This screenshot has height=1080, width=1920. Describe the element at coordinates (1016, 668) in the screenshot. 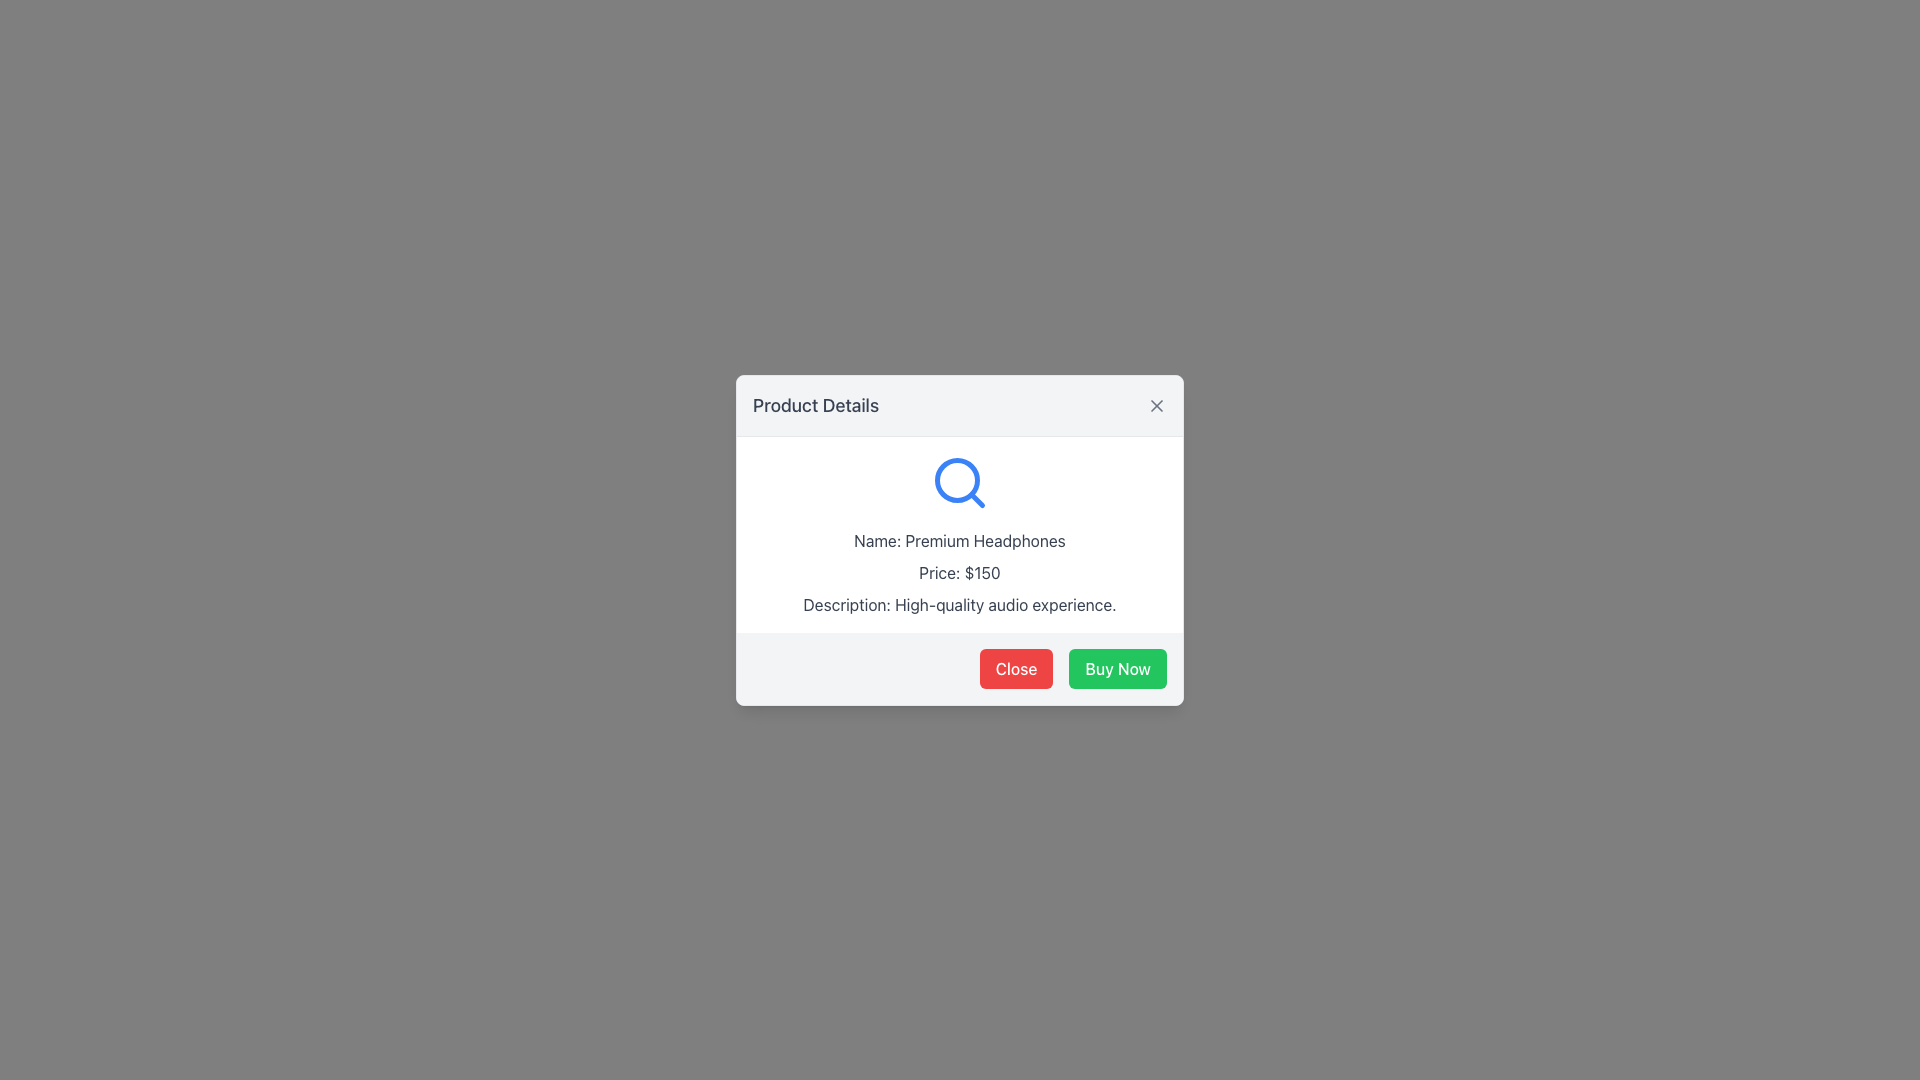

I see `the red 'Close' button, which is the leftmost button in the bottom-right section of the modal dialog` at that location.